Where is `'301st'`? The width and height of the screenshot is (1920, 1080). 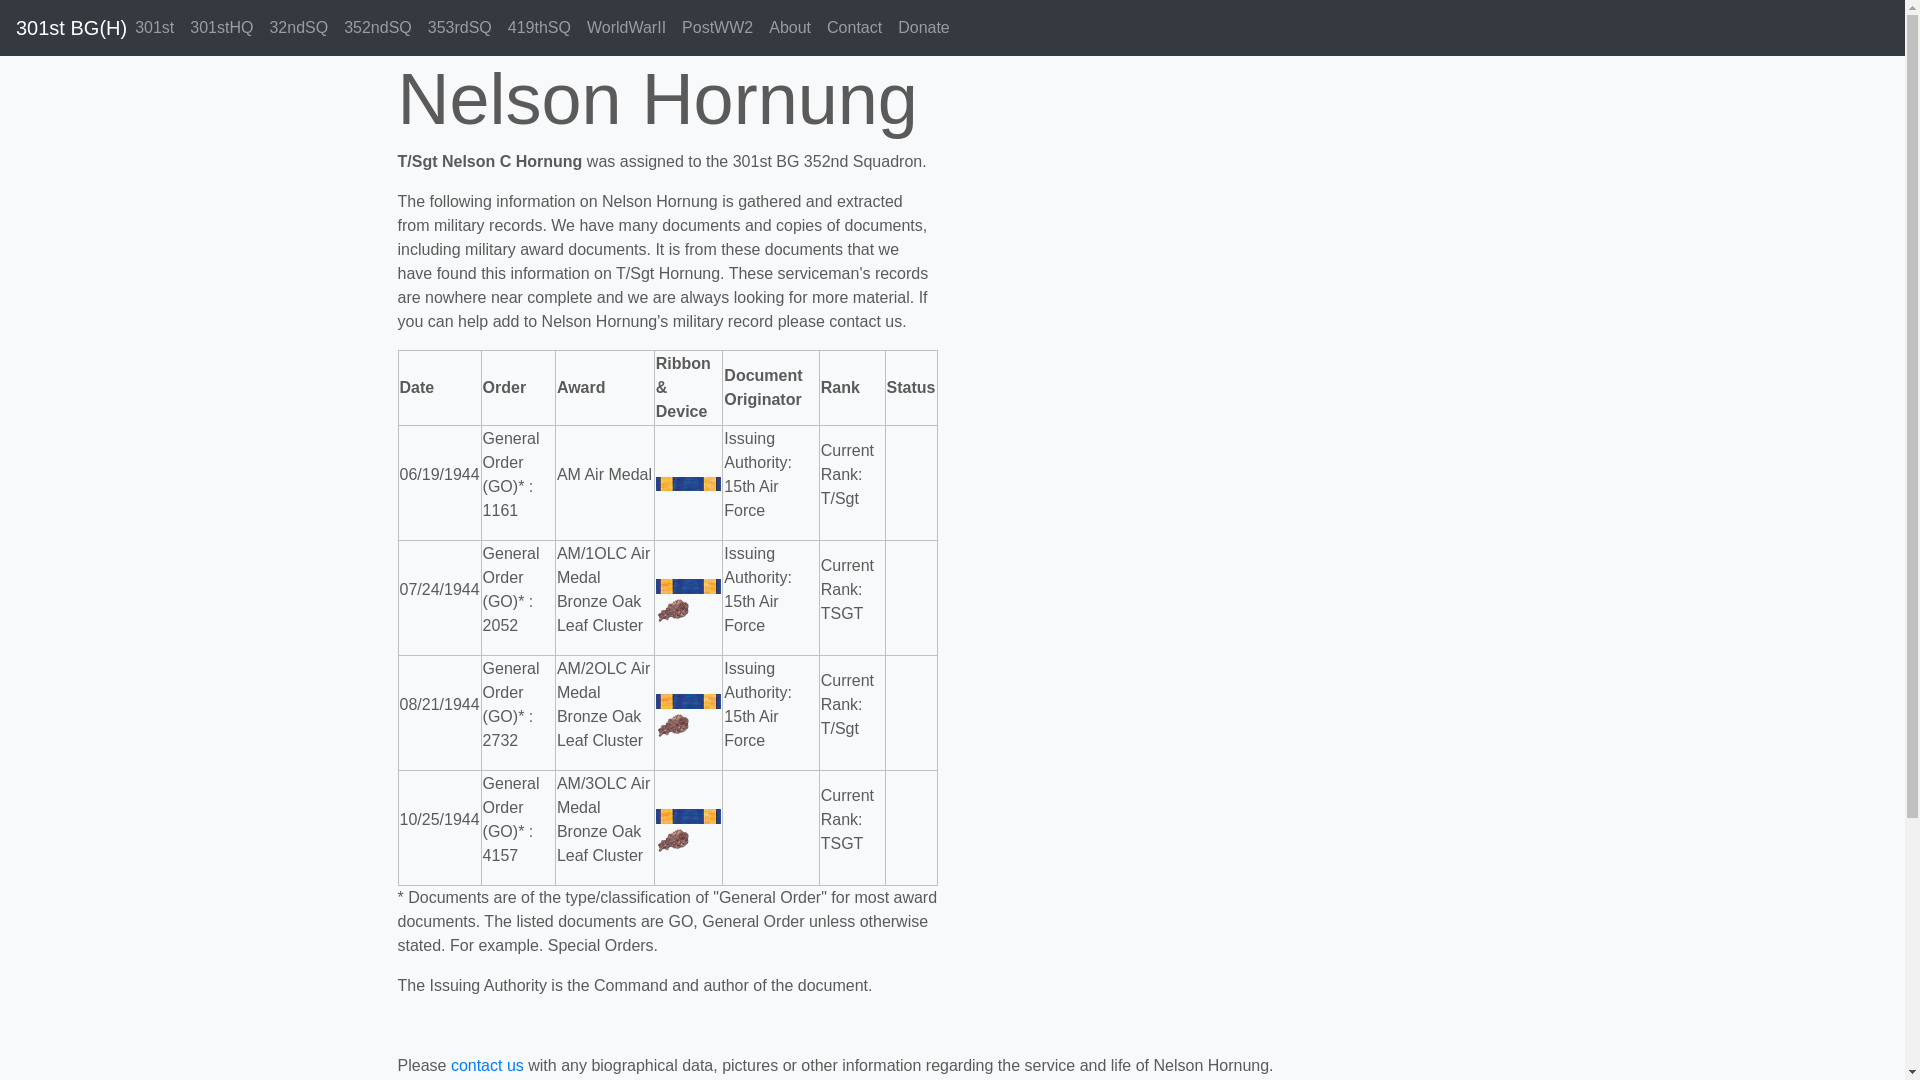
'301st' is located at coordinates (153, 27).